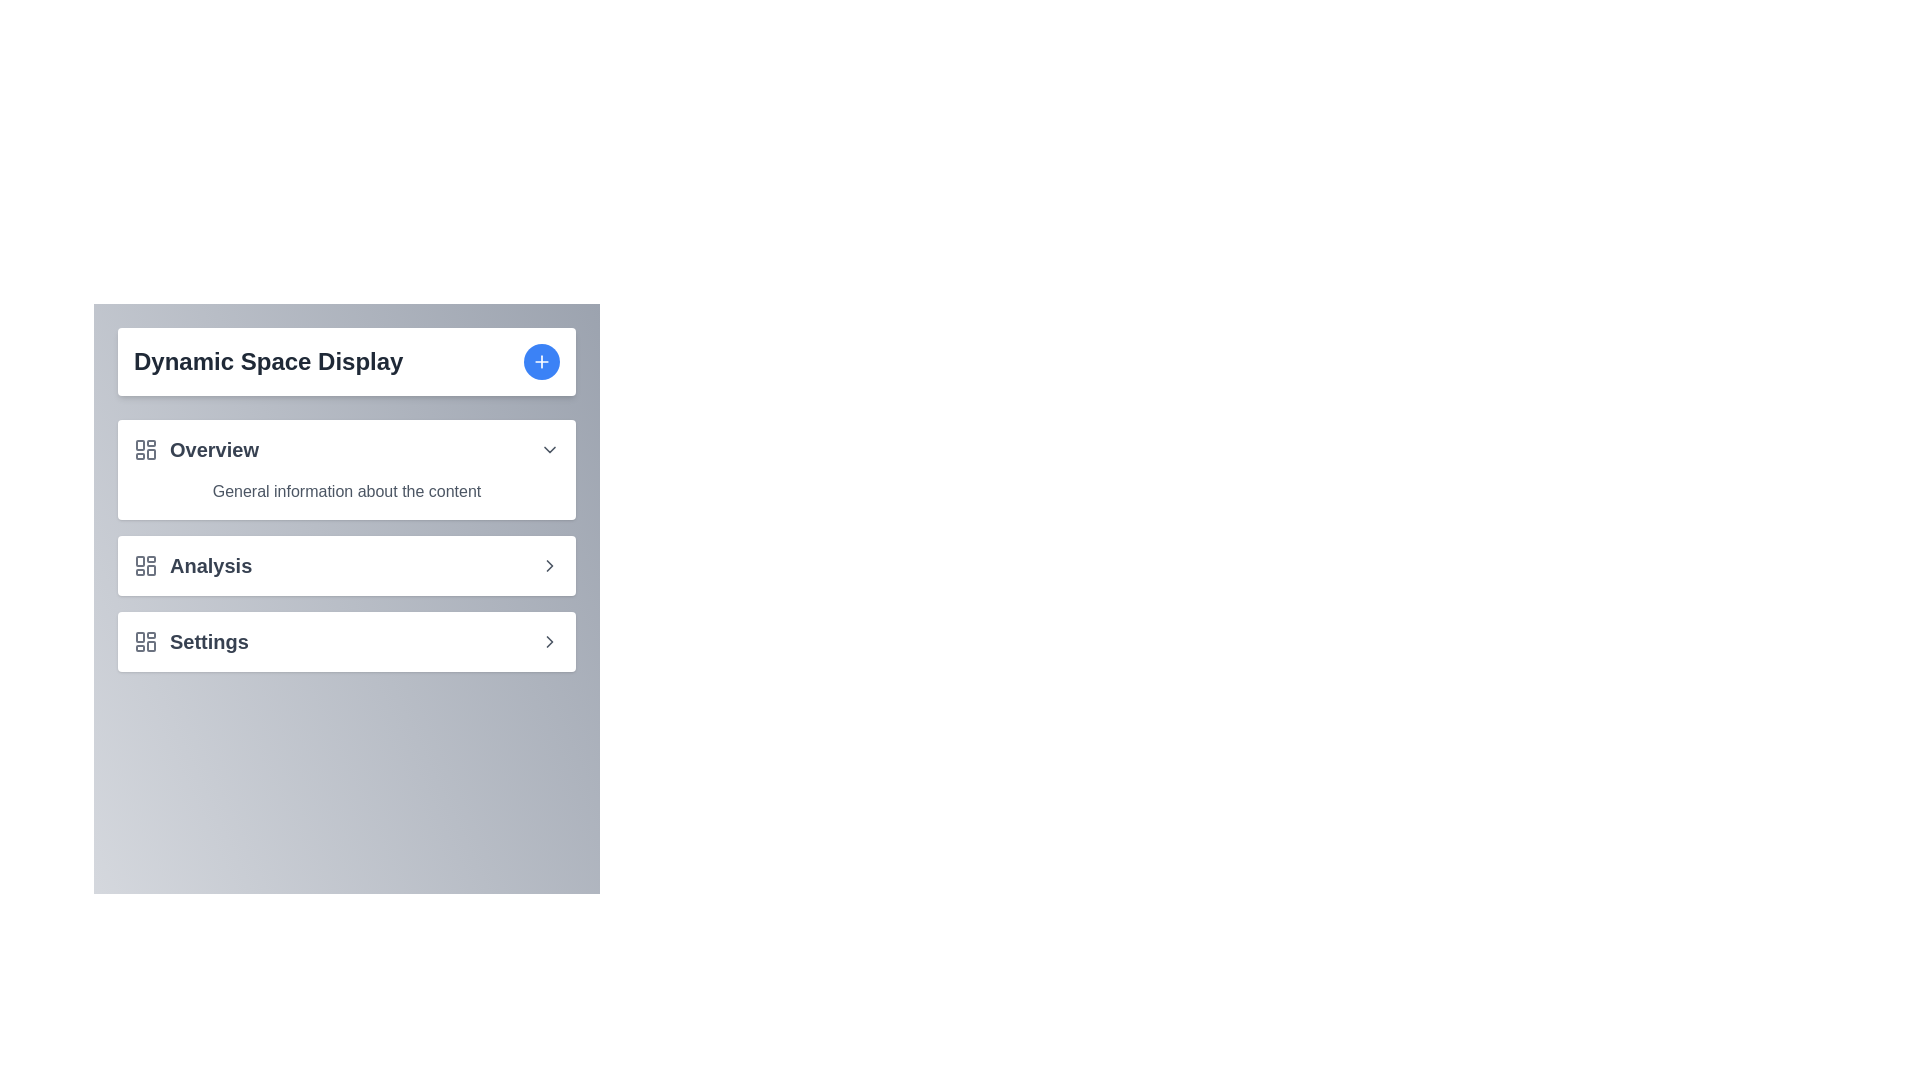  What do you see at coordinates (346, 641) in the screenshot?
I see `the Settings button located in the sidebar, which is the third item in a vertical list of buttons` at bounding box center [346, 641].